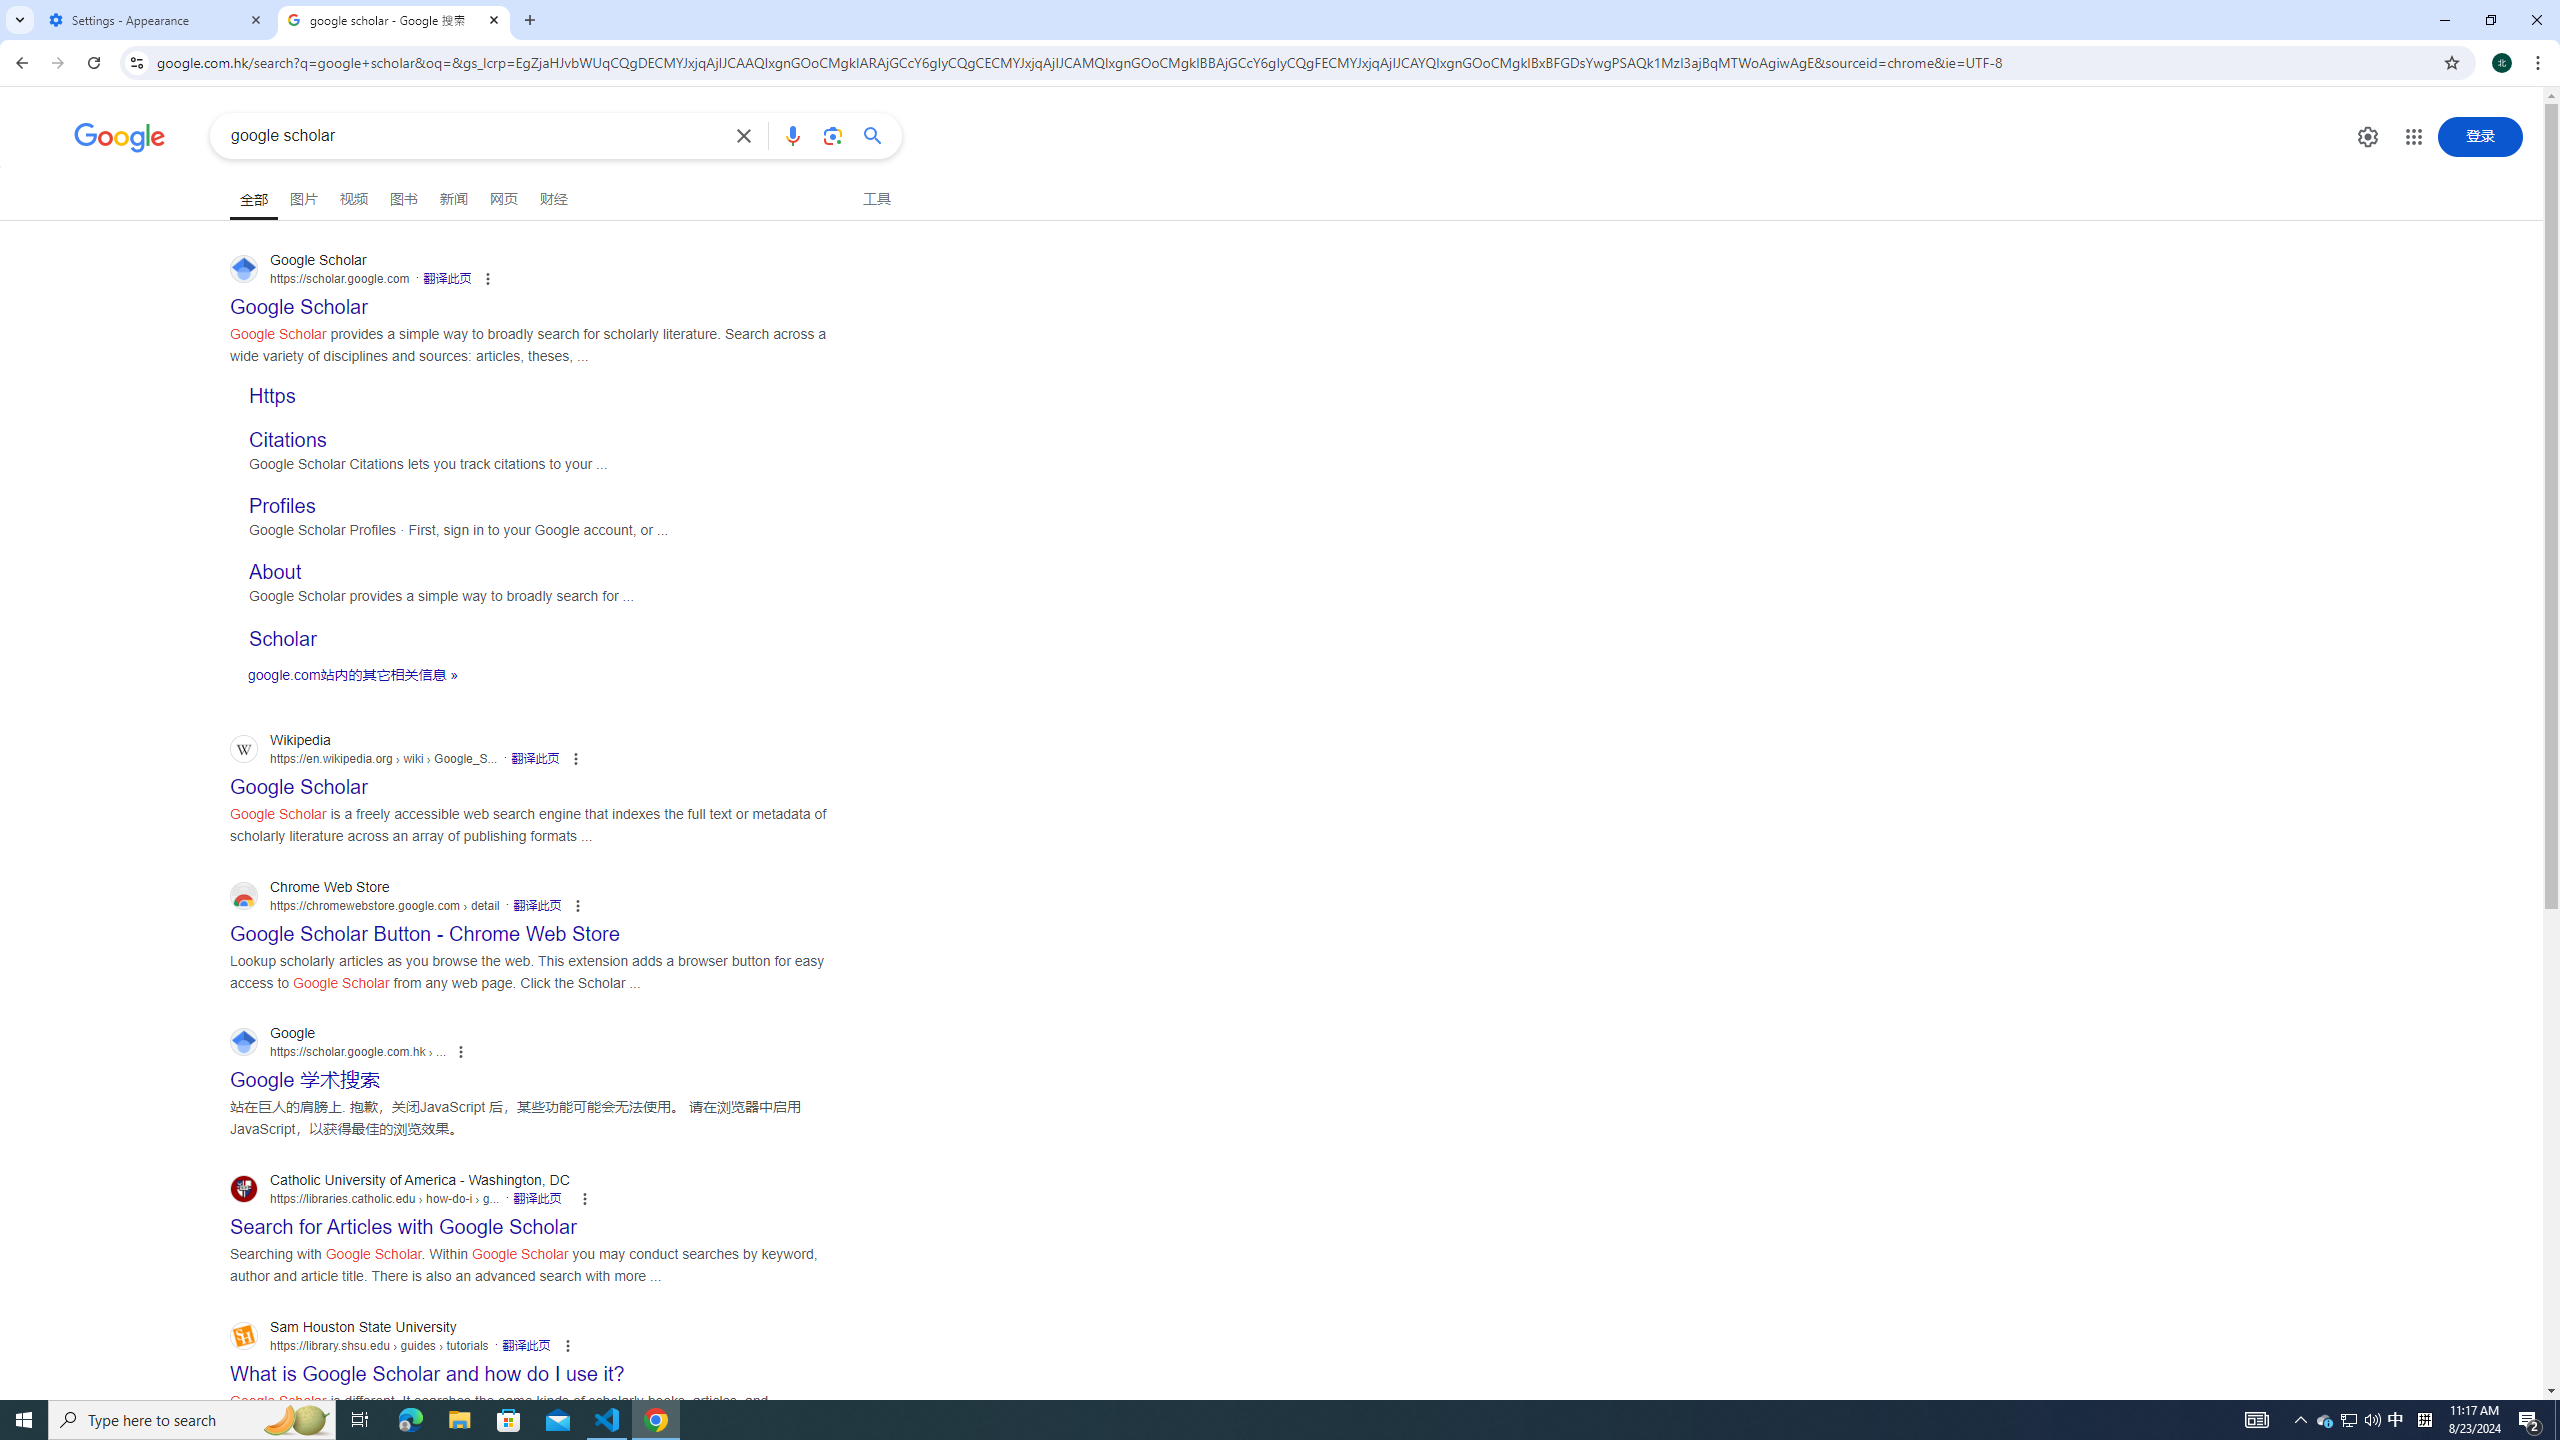 The image size is (2560, 1440). I want to click on ' Google Scholar Google Scholar https://scholar.google.com', so click(298, 300).